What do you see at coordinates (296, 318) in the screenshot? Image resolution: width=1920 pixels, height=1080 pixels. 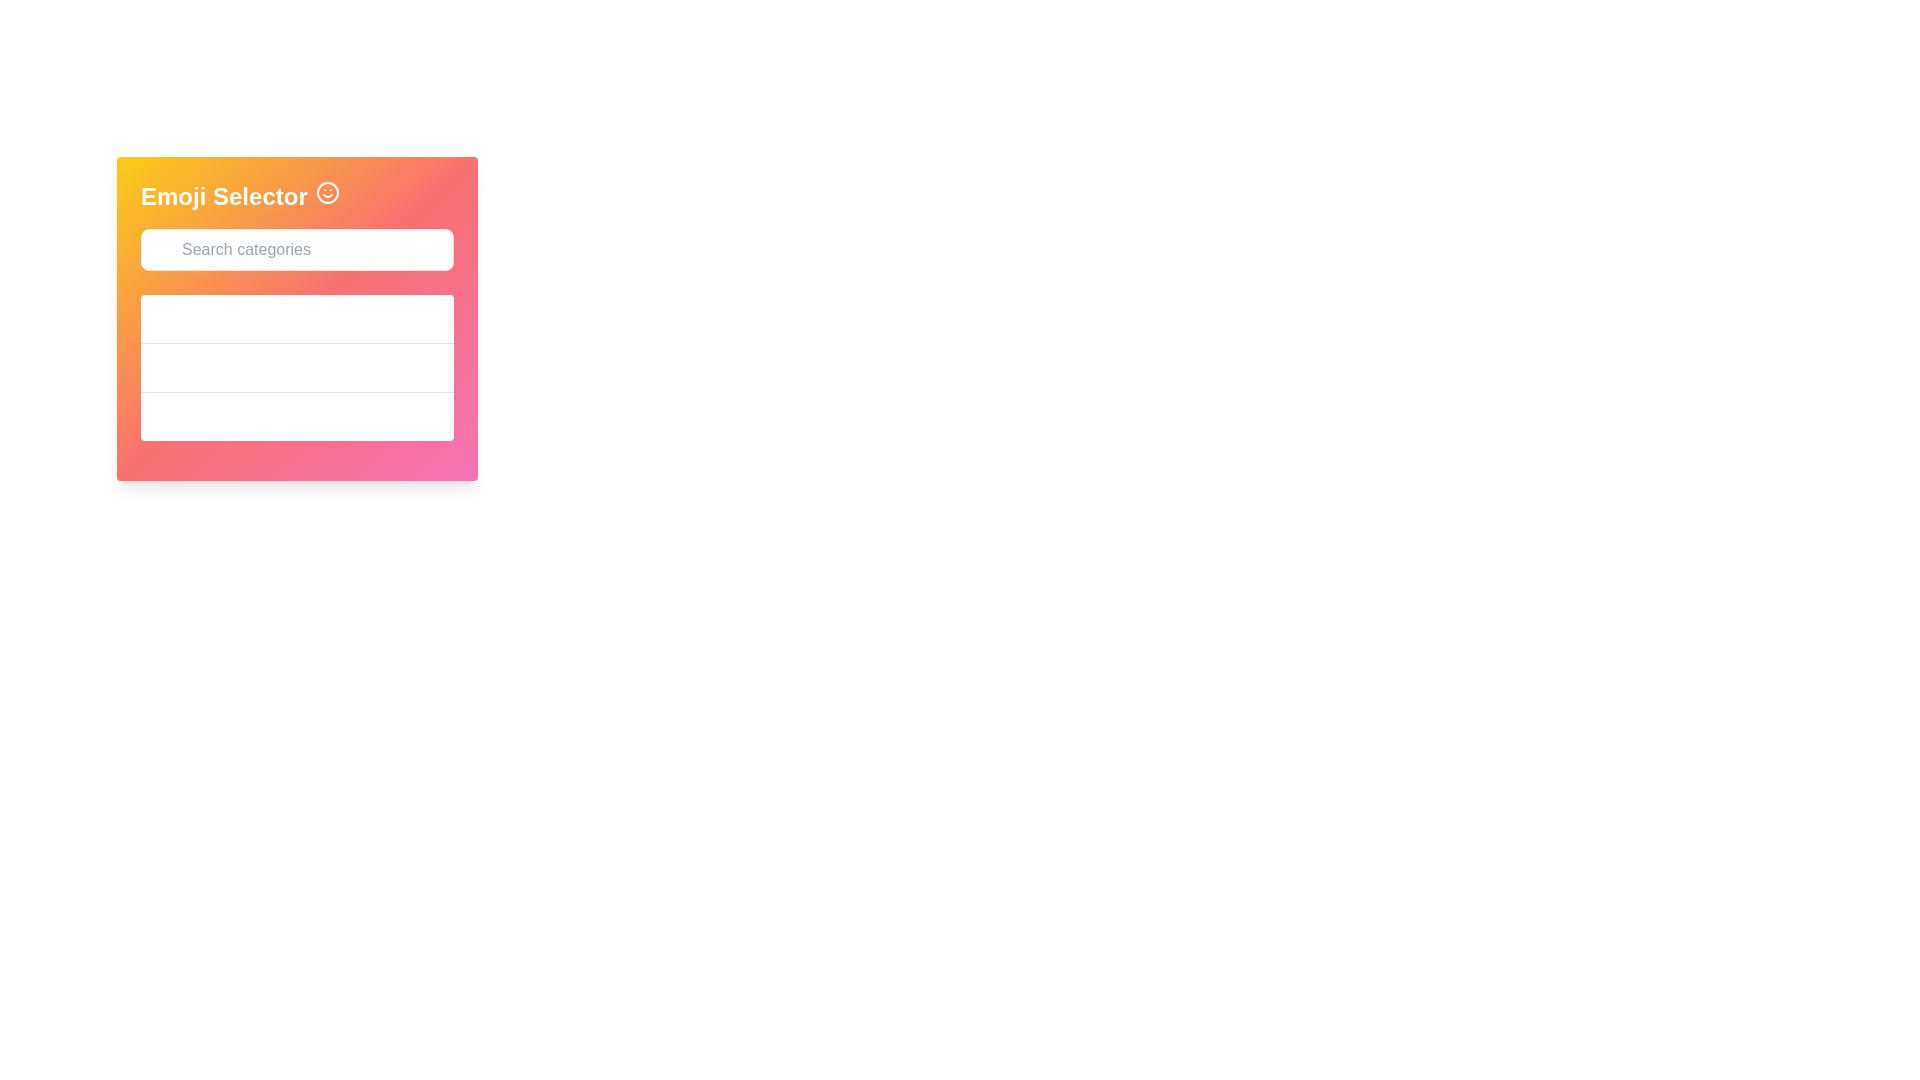 I see `the 'Smileys' category selector button, the first button in a vertical list within a white box under the search bar` at bounding box center [296, 318].